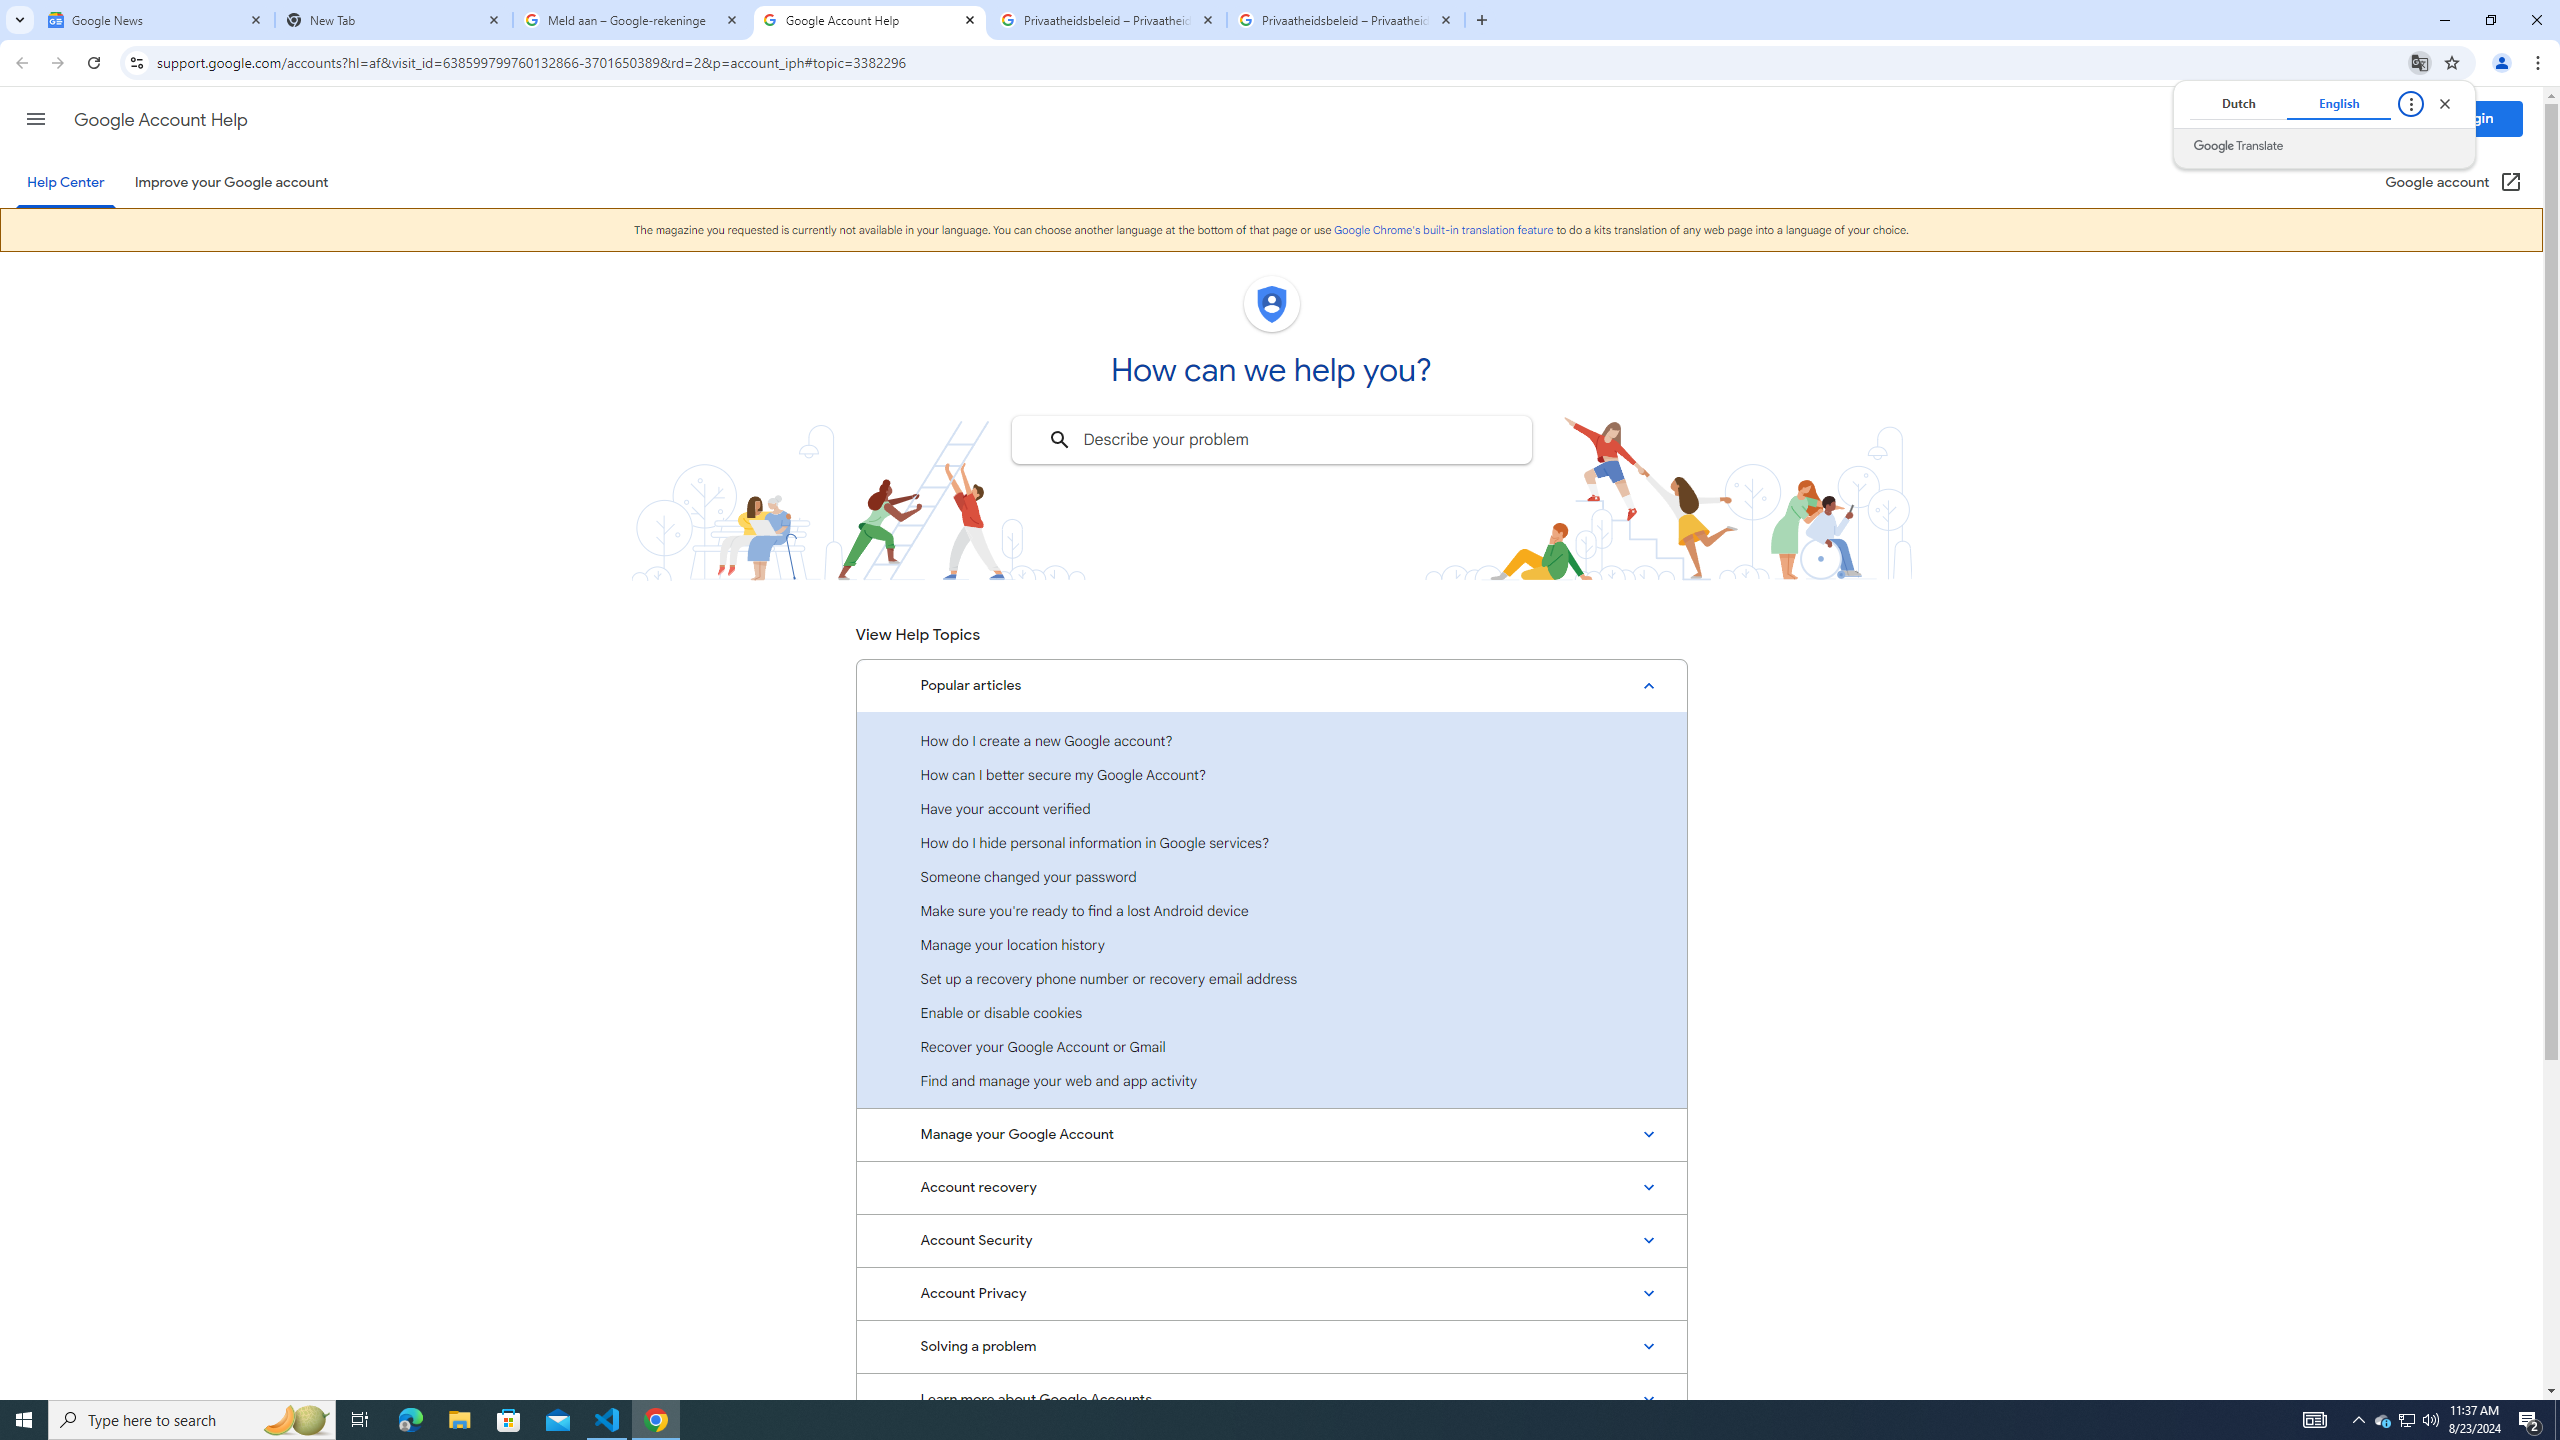 This screenshot has width=2560, height=1440. Describe the element at coordinates (294, 1418) in the screenshot. I see `'Search highlights icon opens search home window'` at that location.